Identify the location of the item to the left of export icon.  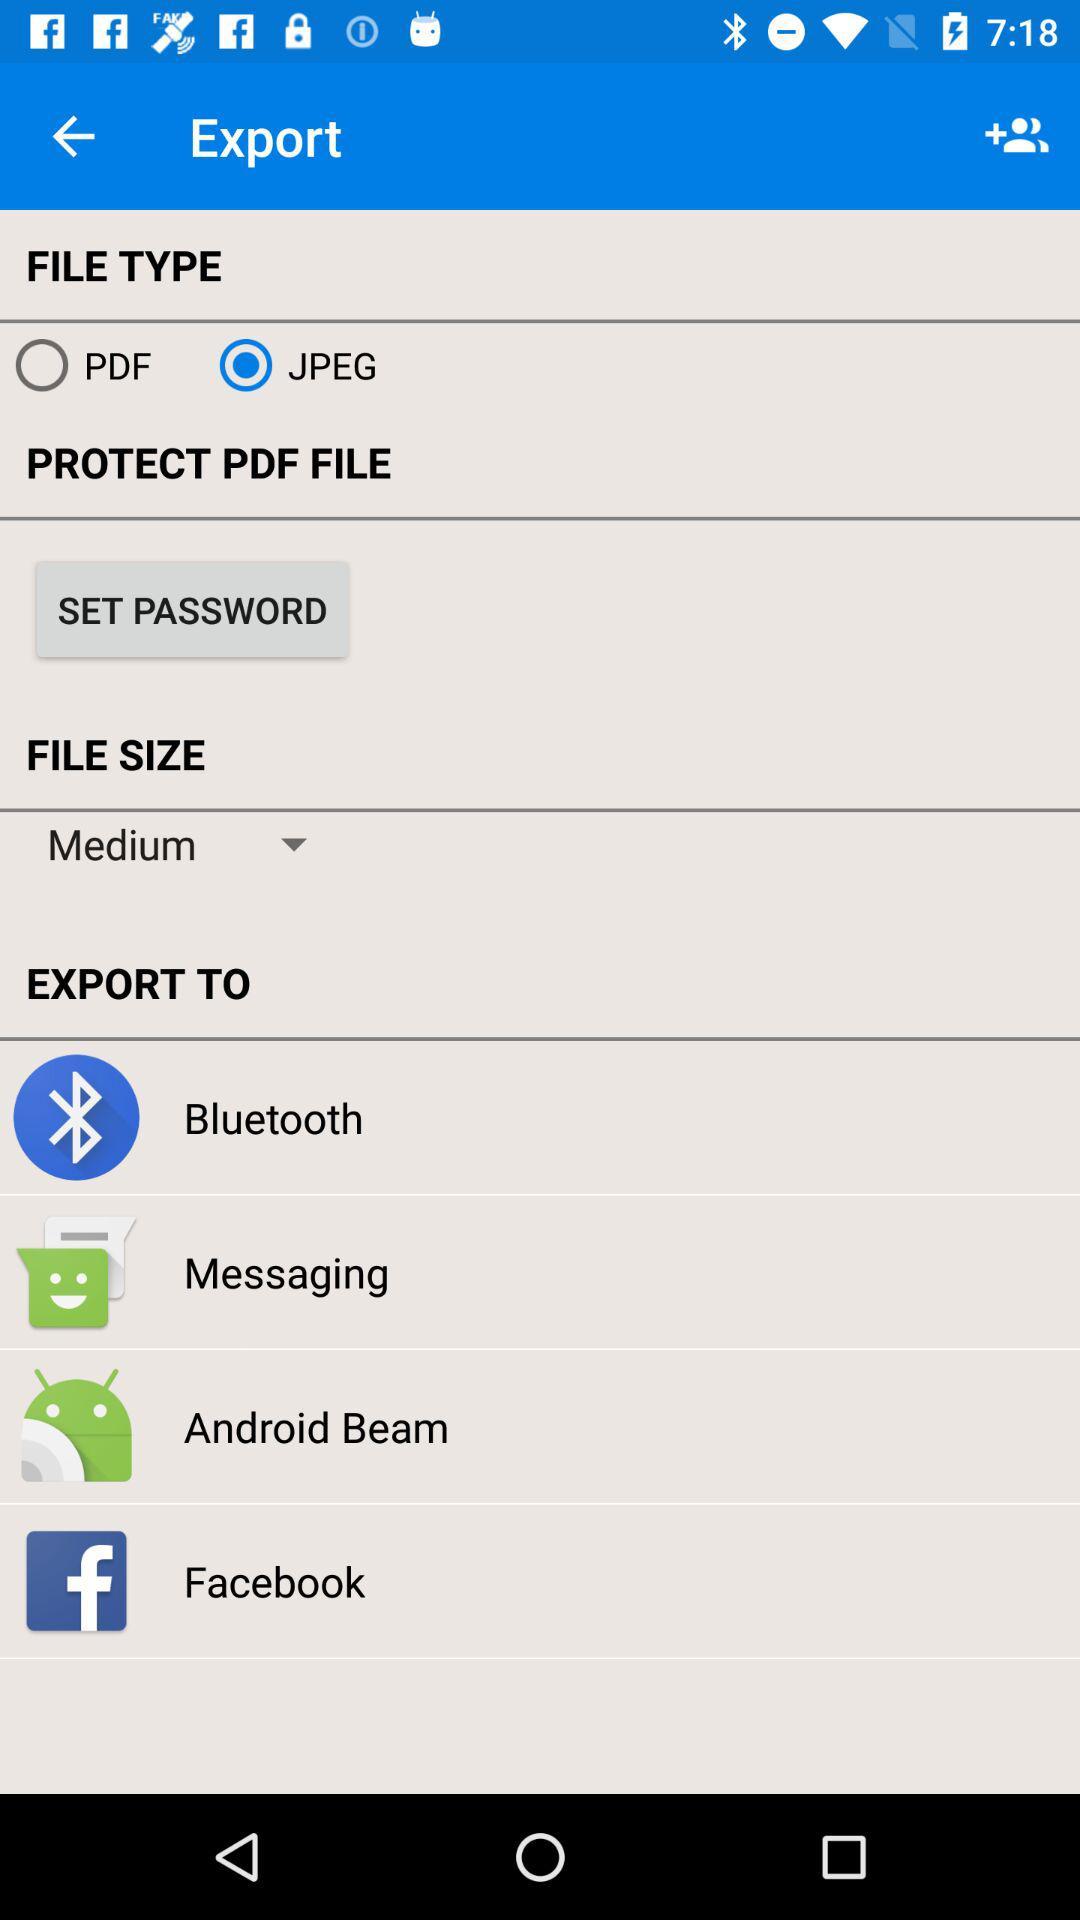
(72, 135).